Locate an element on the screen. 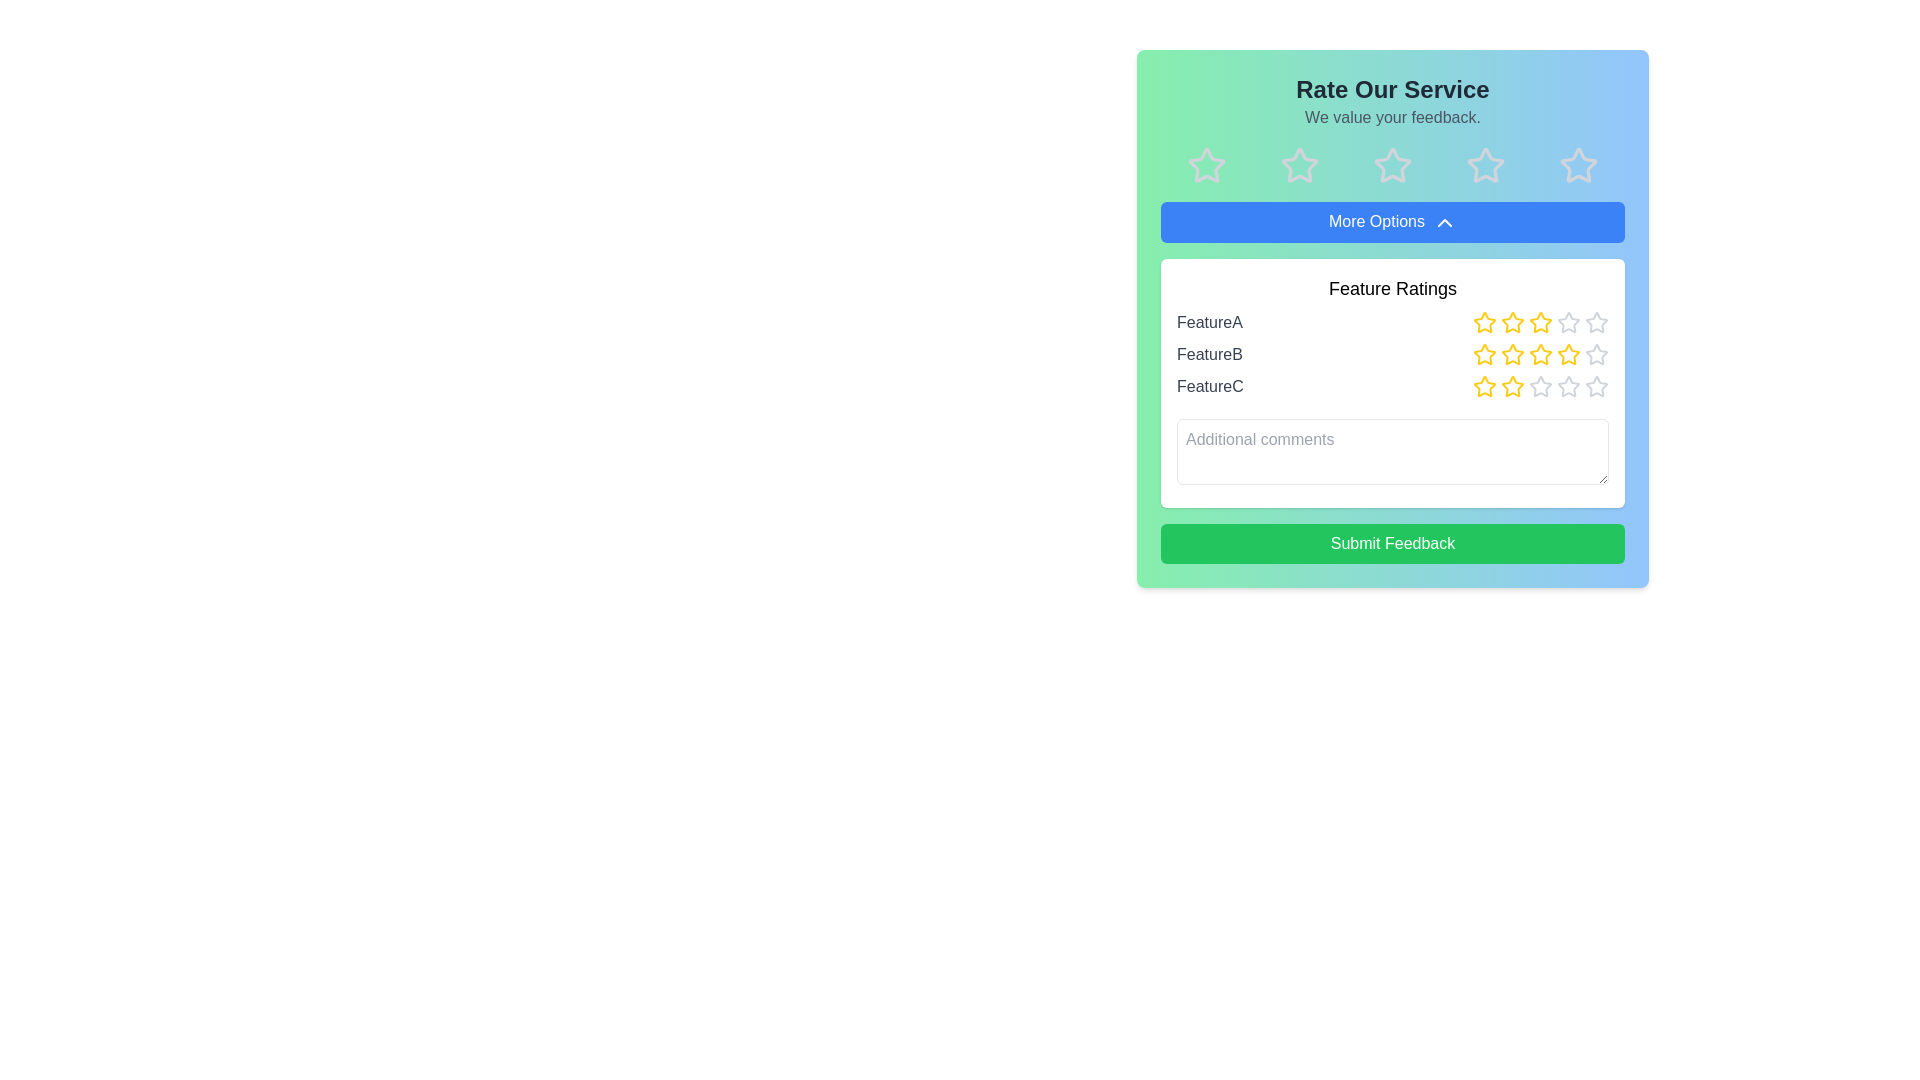 The image size is (1920, 1080). the third star icon in the horizontal sequence of five stars in the 'Feature Ratings' section to rate 'FeatureA' is located at coordinates (1567, 320).